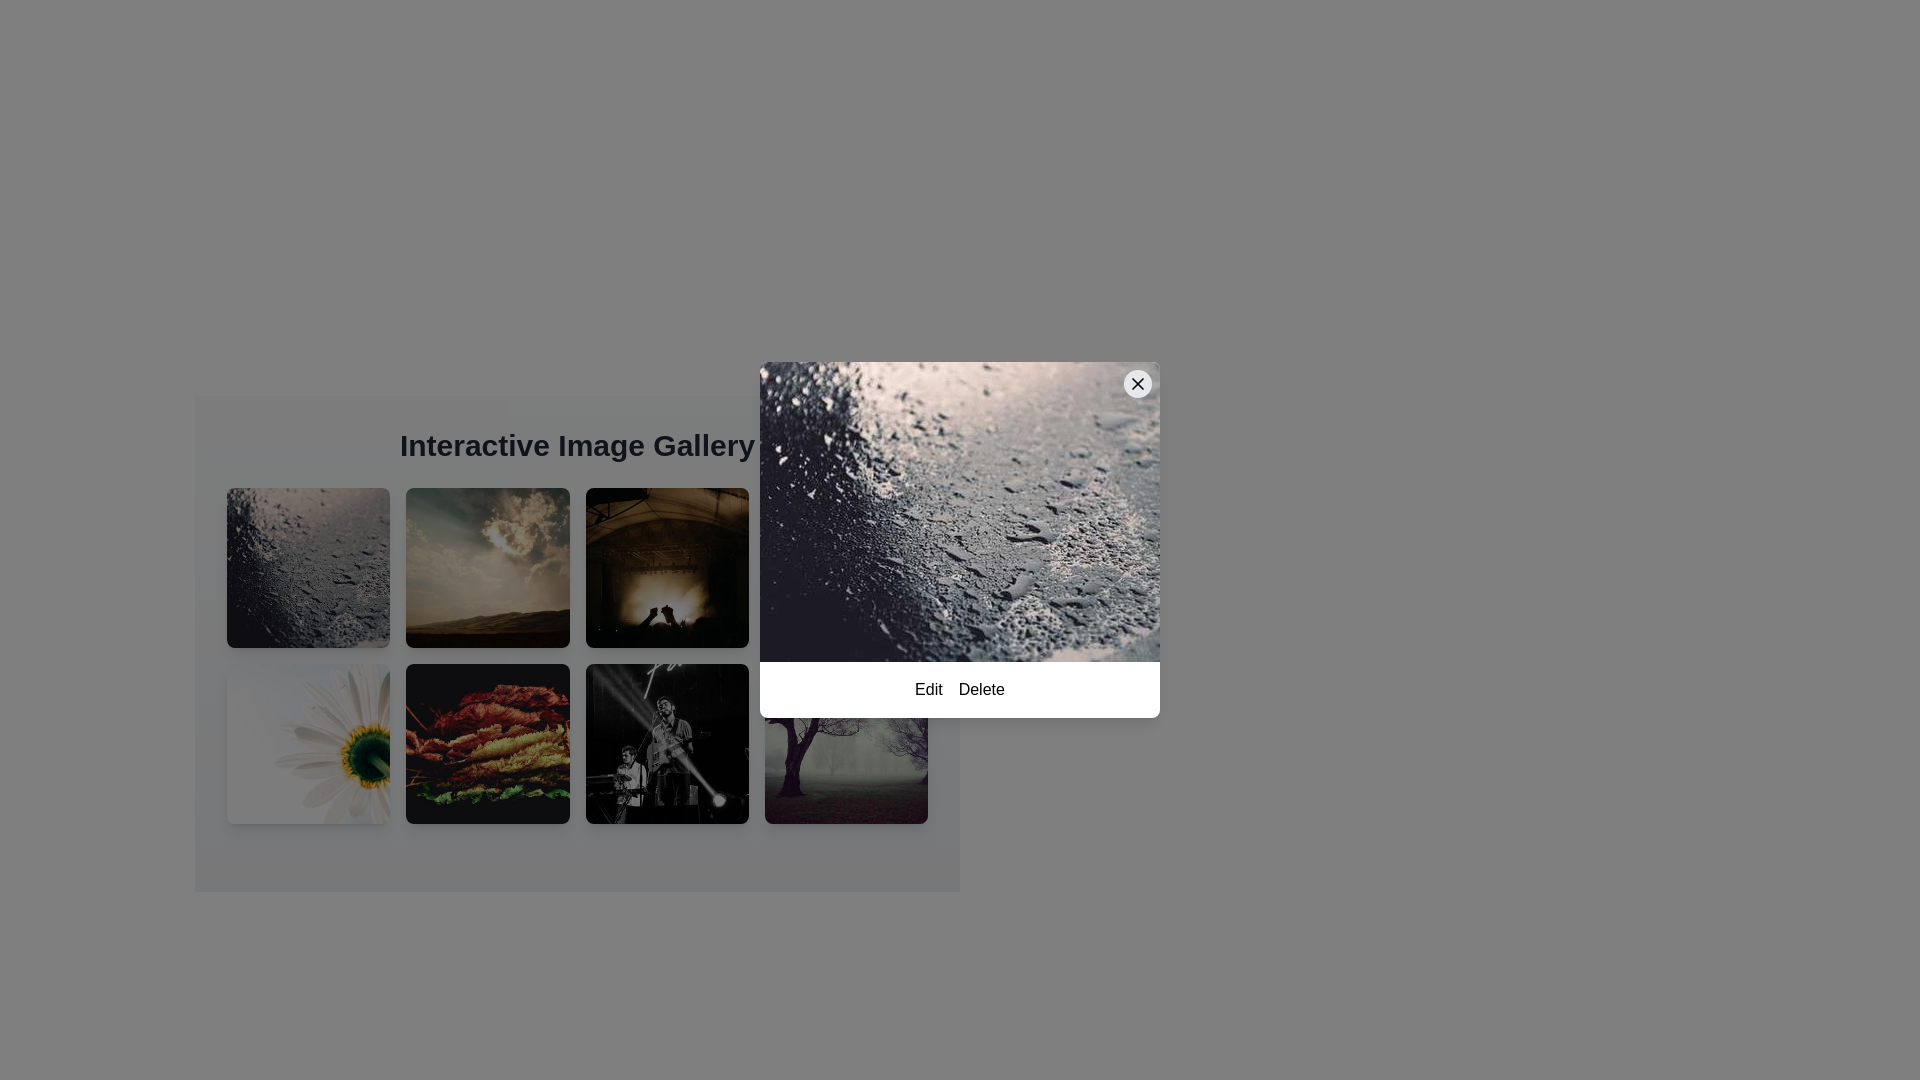 The height and width of the screenshot is (1080, 1920). What do you see at coordinates (307, 567) in the screenshot?
I see `the zoom-in icon located on the first tile of the interactive image grid to initiate a zoom-in action` at bounding box center [307, 567].